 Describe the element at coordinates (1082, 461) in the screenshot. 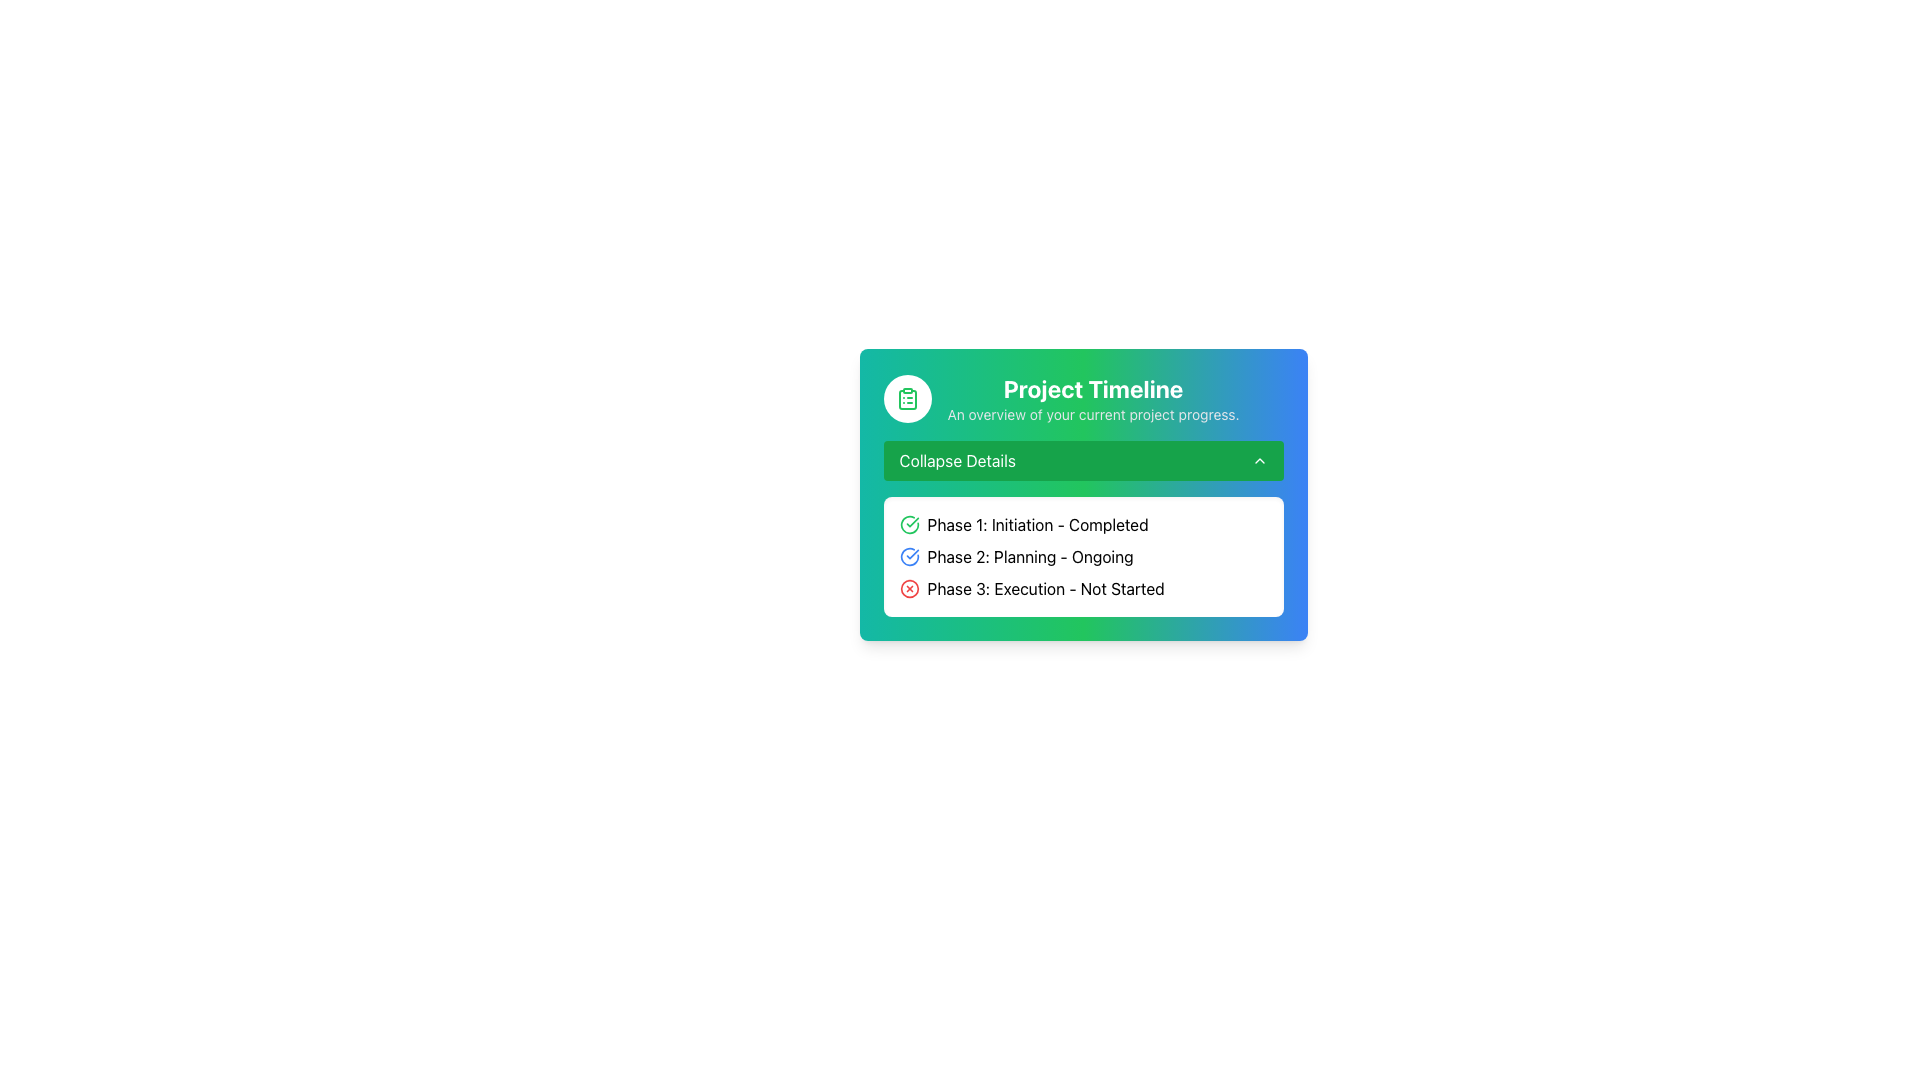

I see `the 'Collapse Details' button located in the green section of the card-like interface` at that location.